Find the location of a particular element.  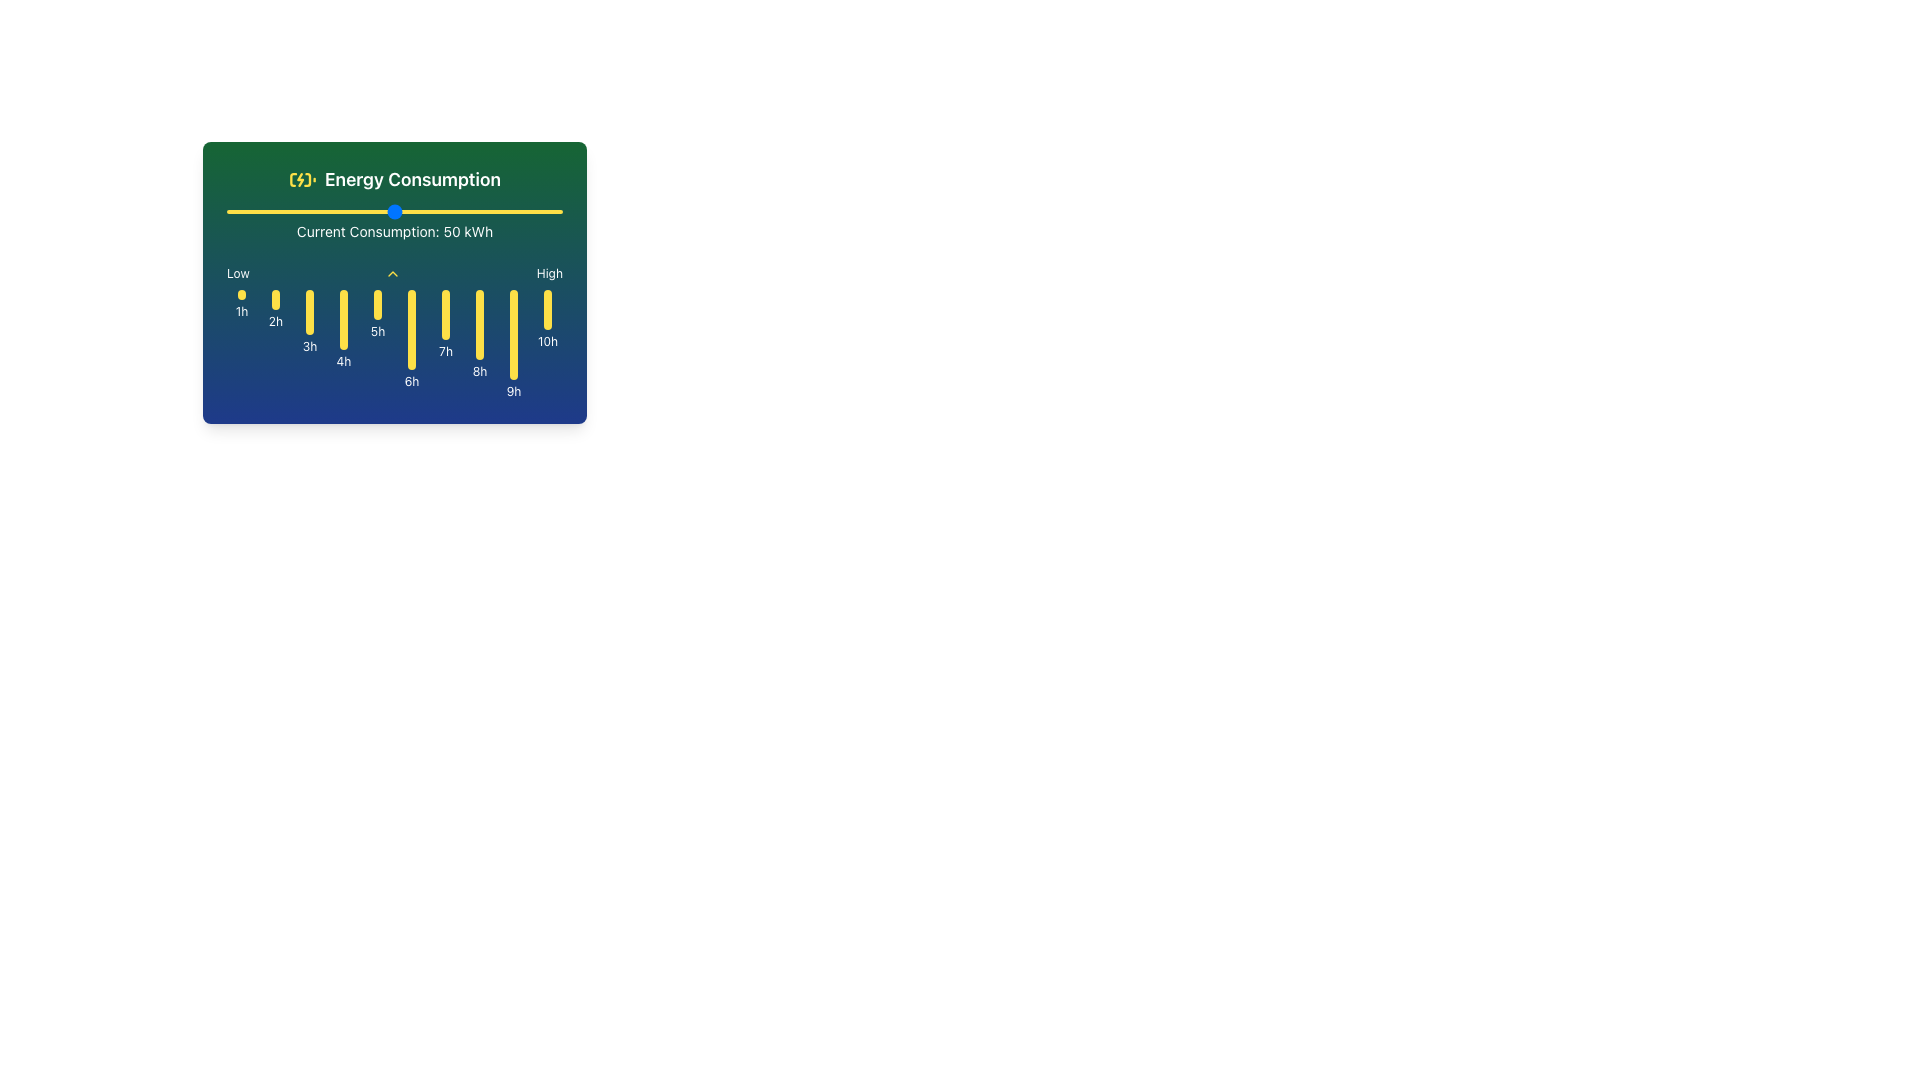

the graphical UI element that represents a measurement or value for a specific time slot of 5 hours, located in the fifth position of a series of ten equally spaced columns is located at coordinates (378, 343).